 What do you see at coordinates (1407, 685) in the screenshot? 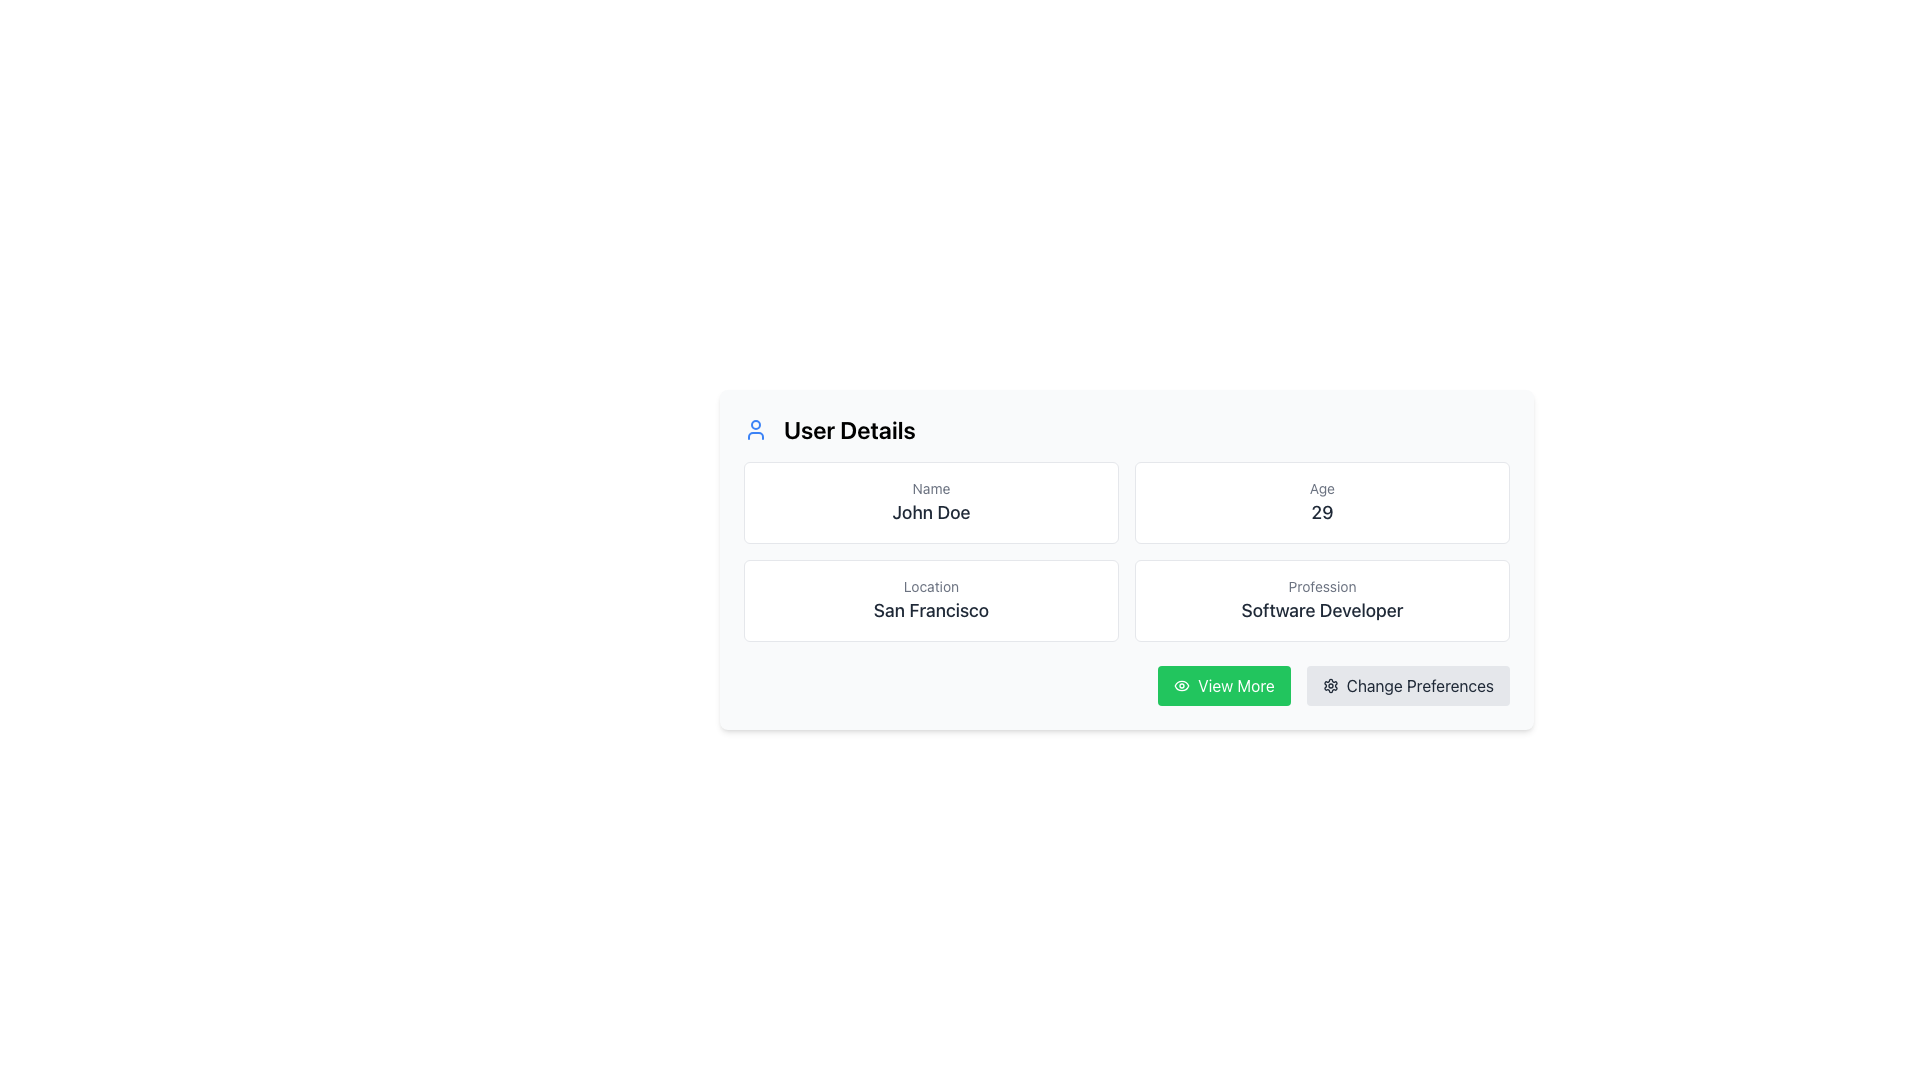
I see `the preferences button located at the bottom right of the interface` at bounding box center [1407, 685].